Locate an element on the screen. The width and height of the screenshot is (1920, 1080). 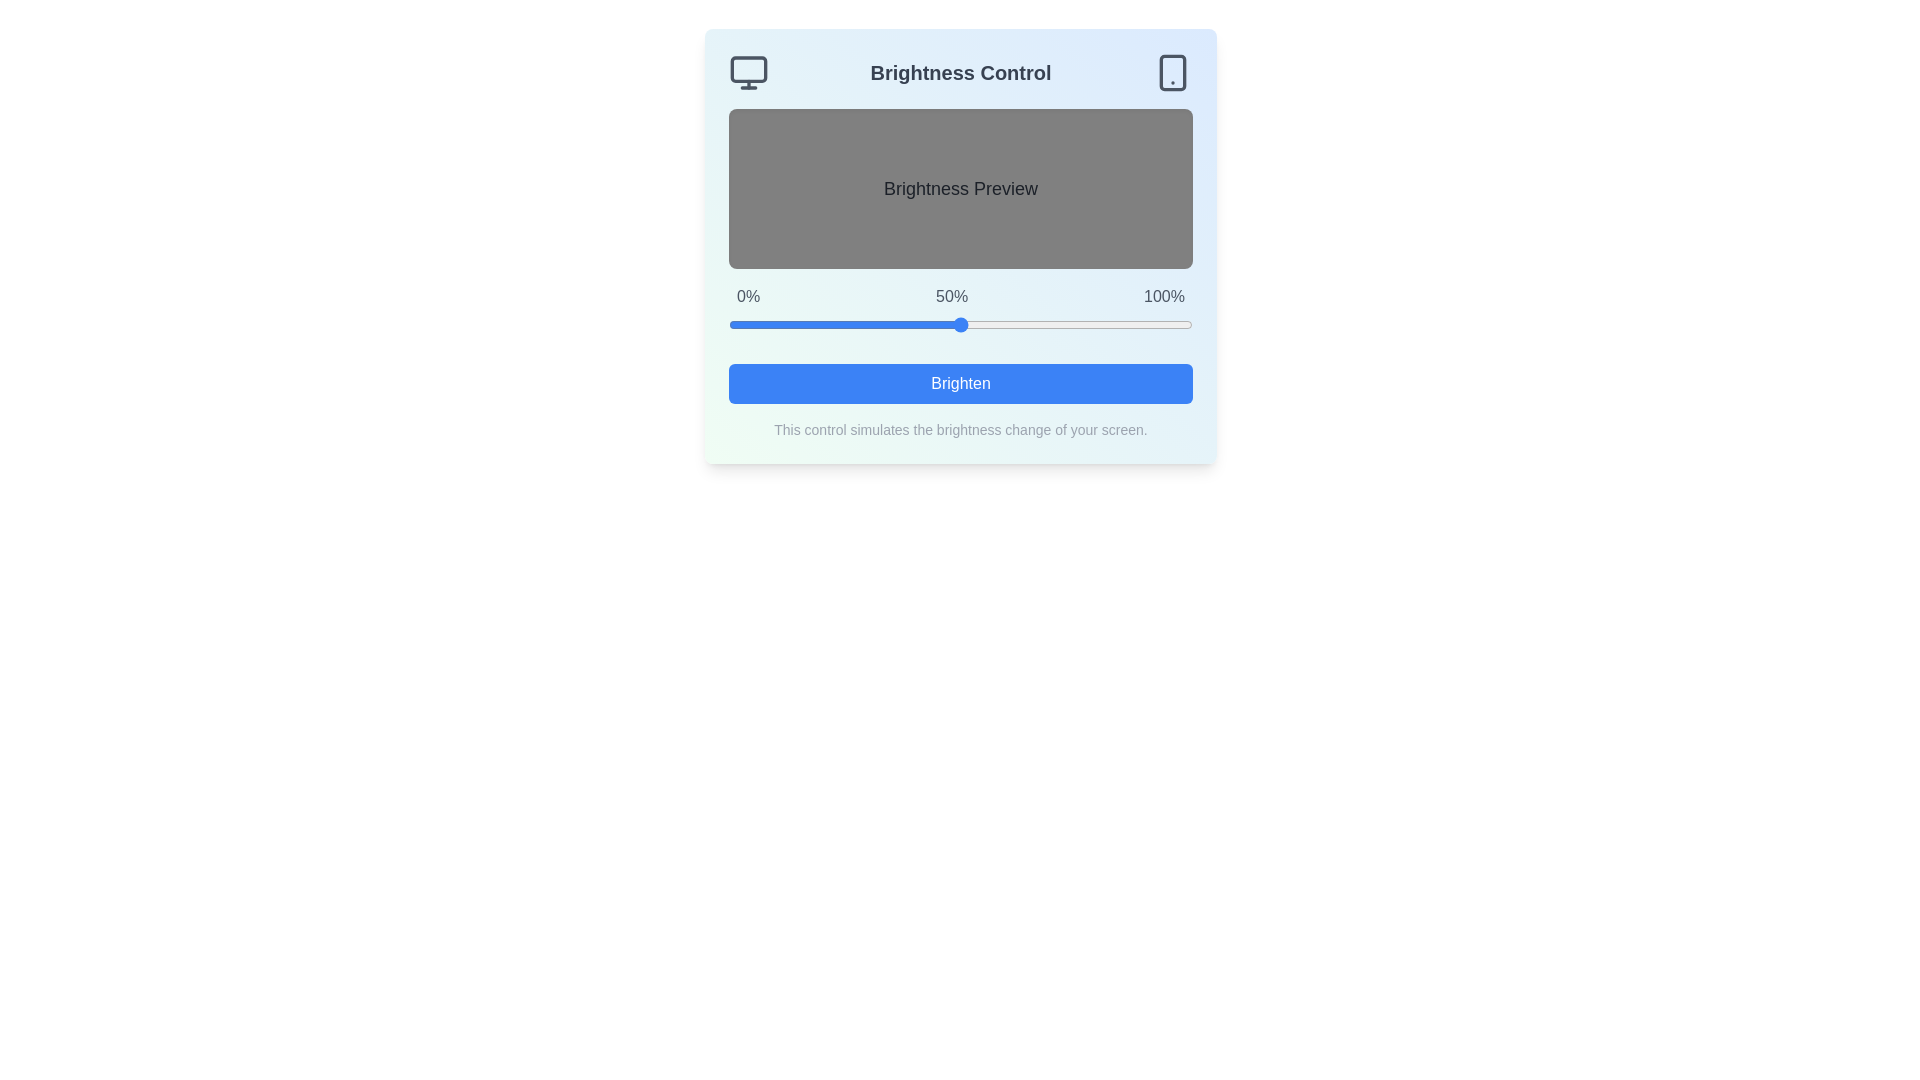
the brightness slider to set the brightness level to 68% is located at coordinates (1043, 323).